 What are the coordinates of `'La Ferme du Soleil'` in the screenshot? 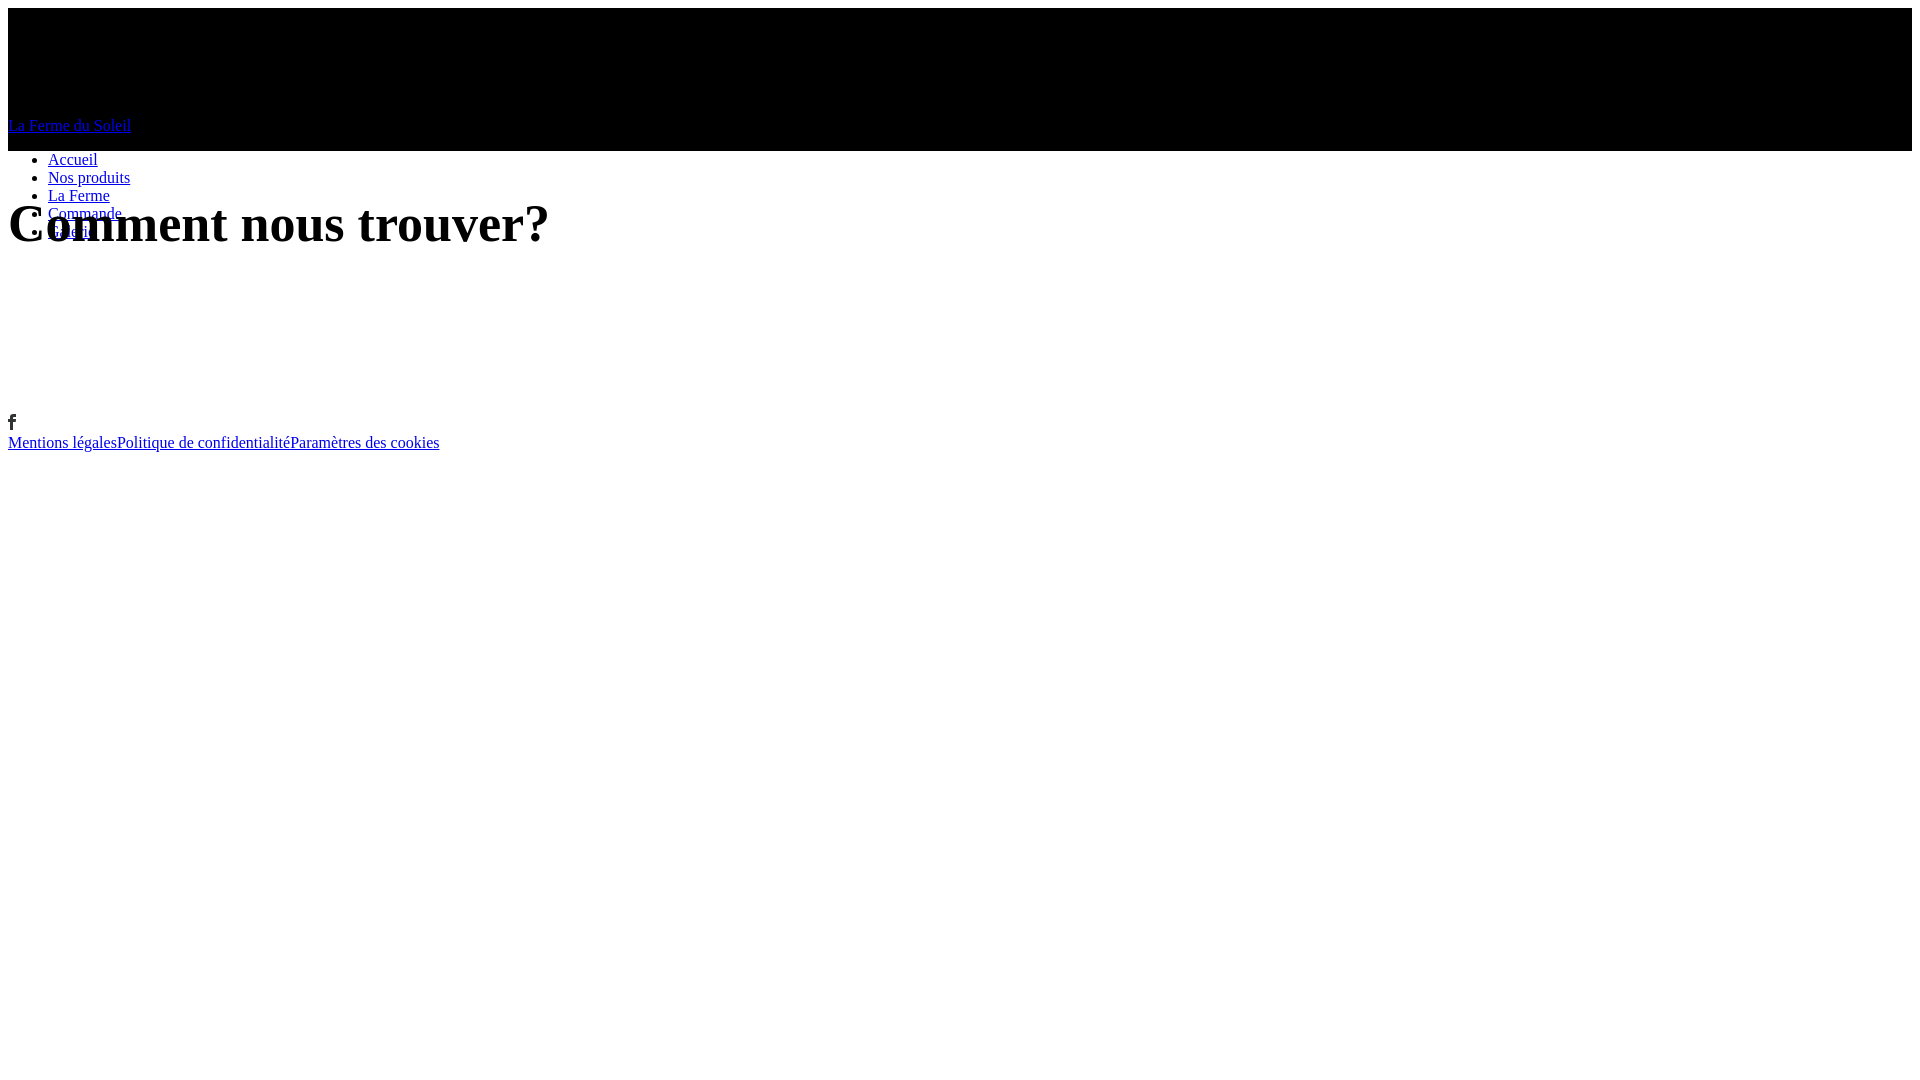 It's located at (960, 126).